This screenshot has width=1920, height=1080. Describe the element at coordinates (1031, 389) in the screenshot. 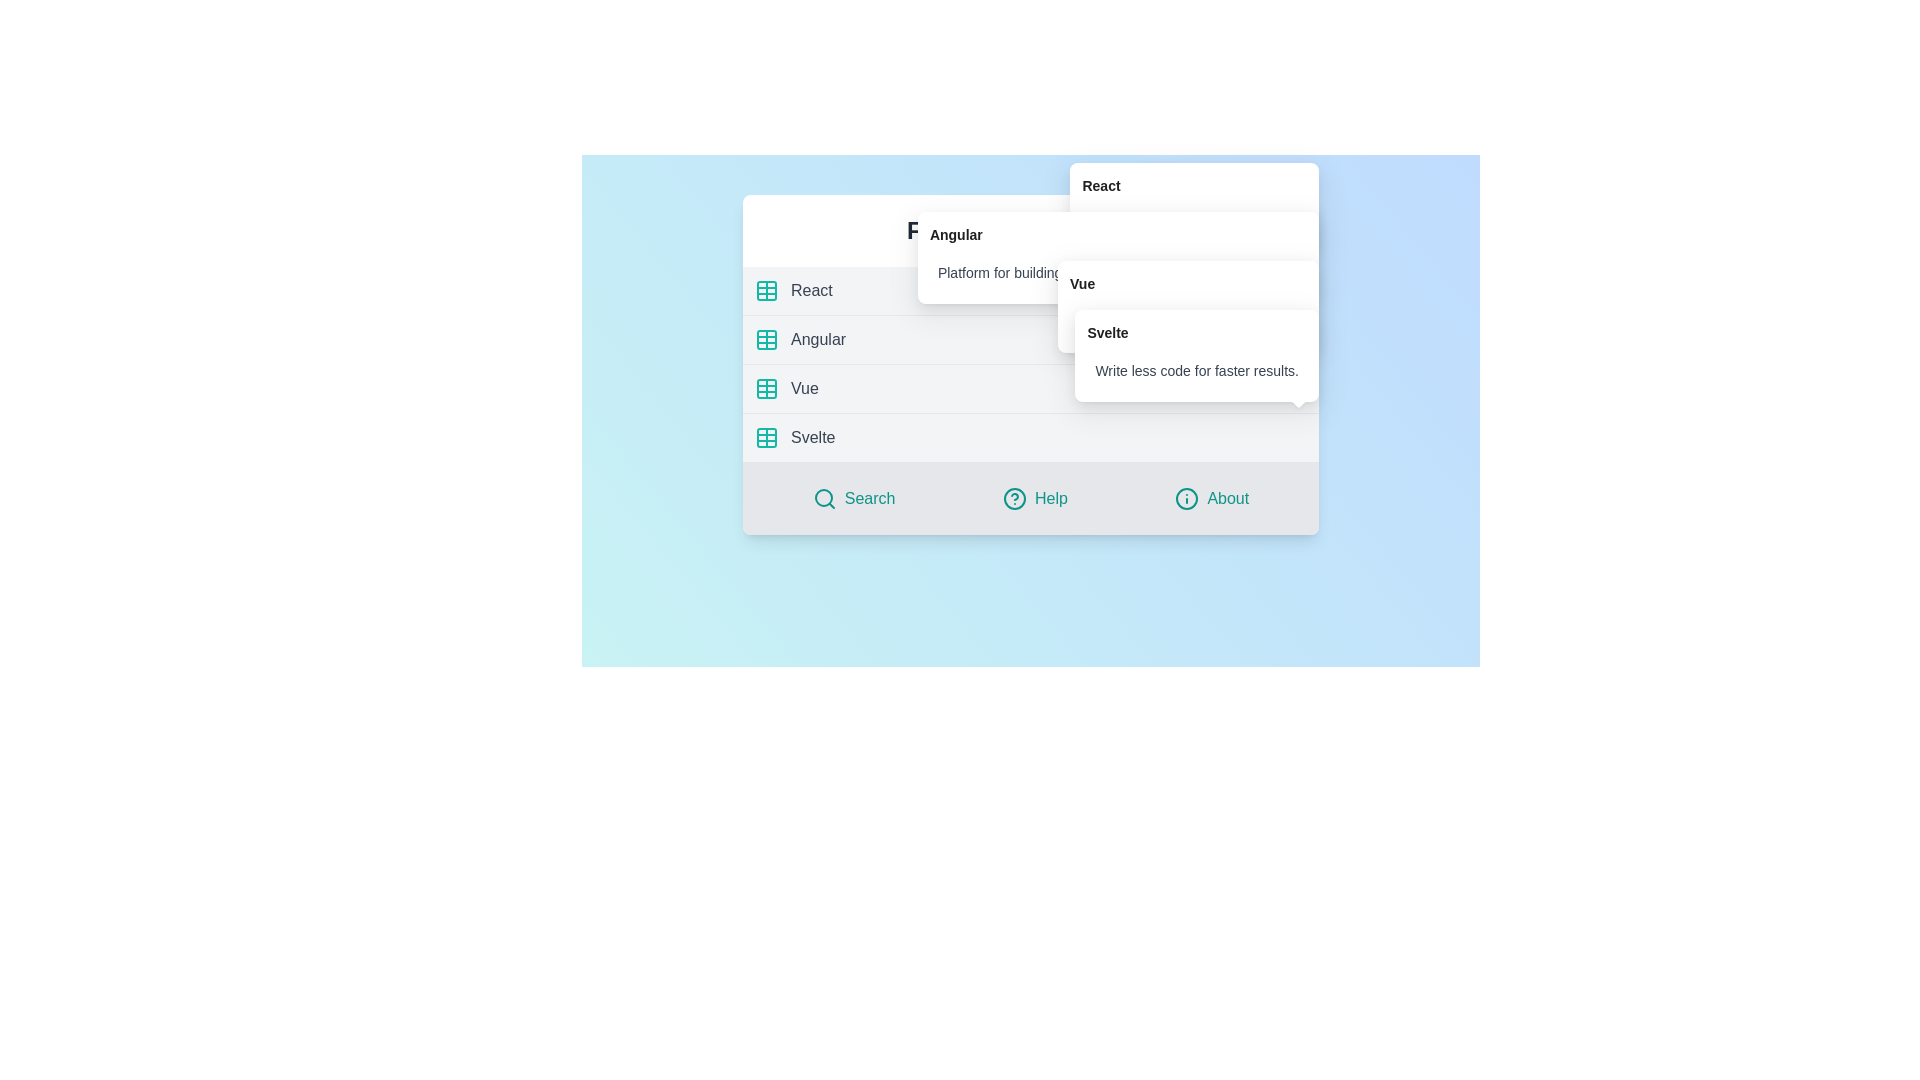

I see `the third selectable item in the 'Frameworks Info Grid' list, which relates to the 'Vue' framework` at that location.